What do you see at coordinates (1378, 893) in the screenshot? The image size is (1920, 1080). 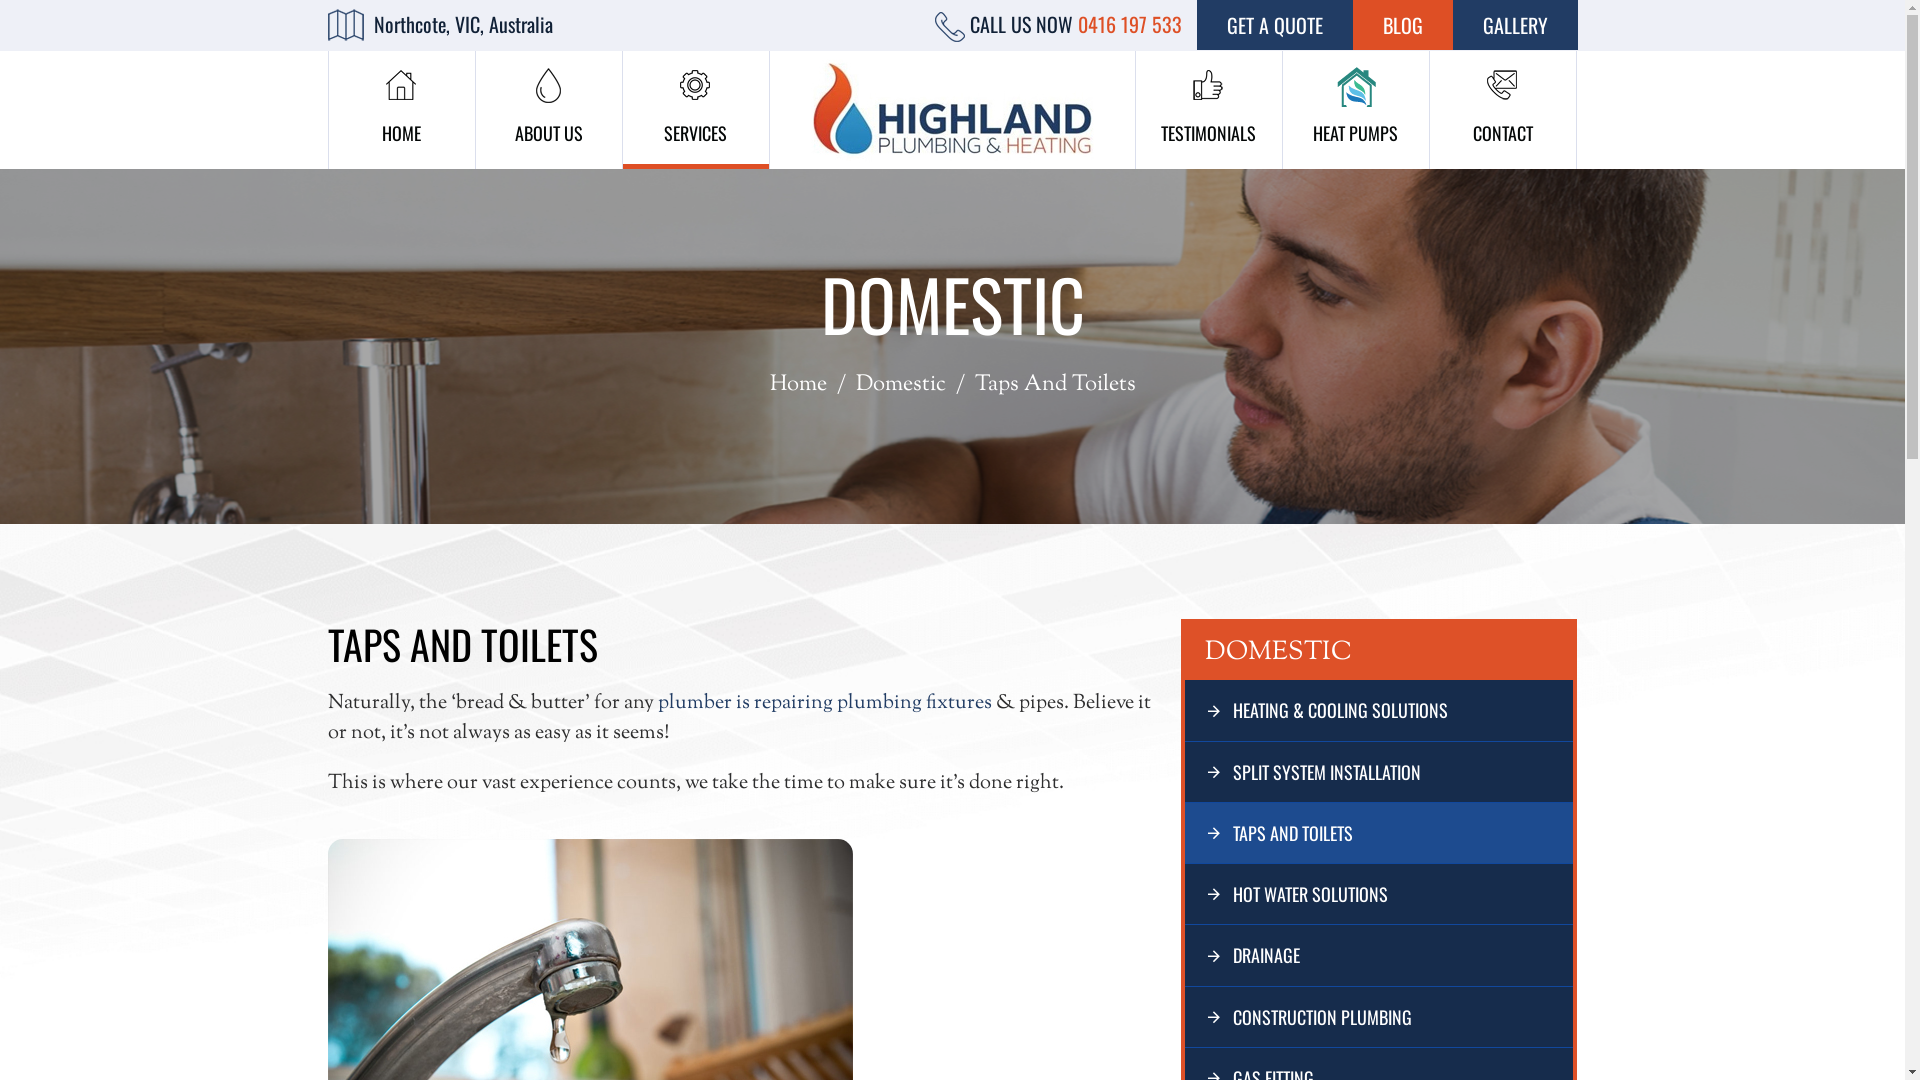 I see `'HOT WATER SOLUTIONS'` at bounding box center [1378, 893].